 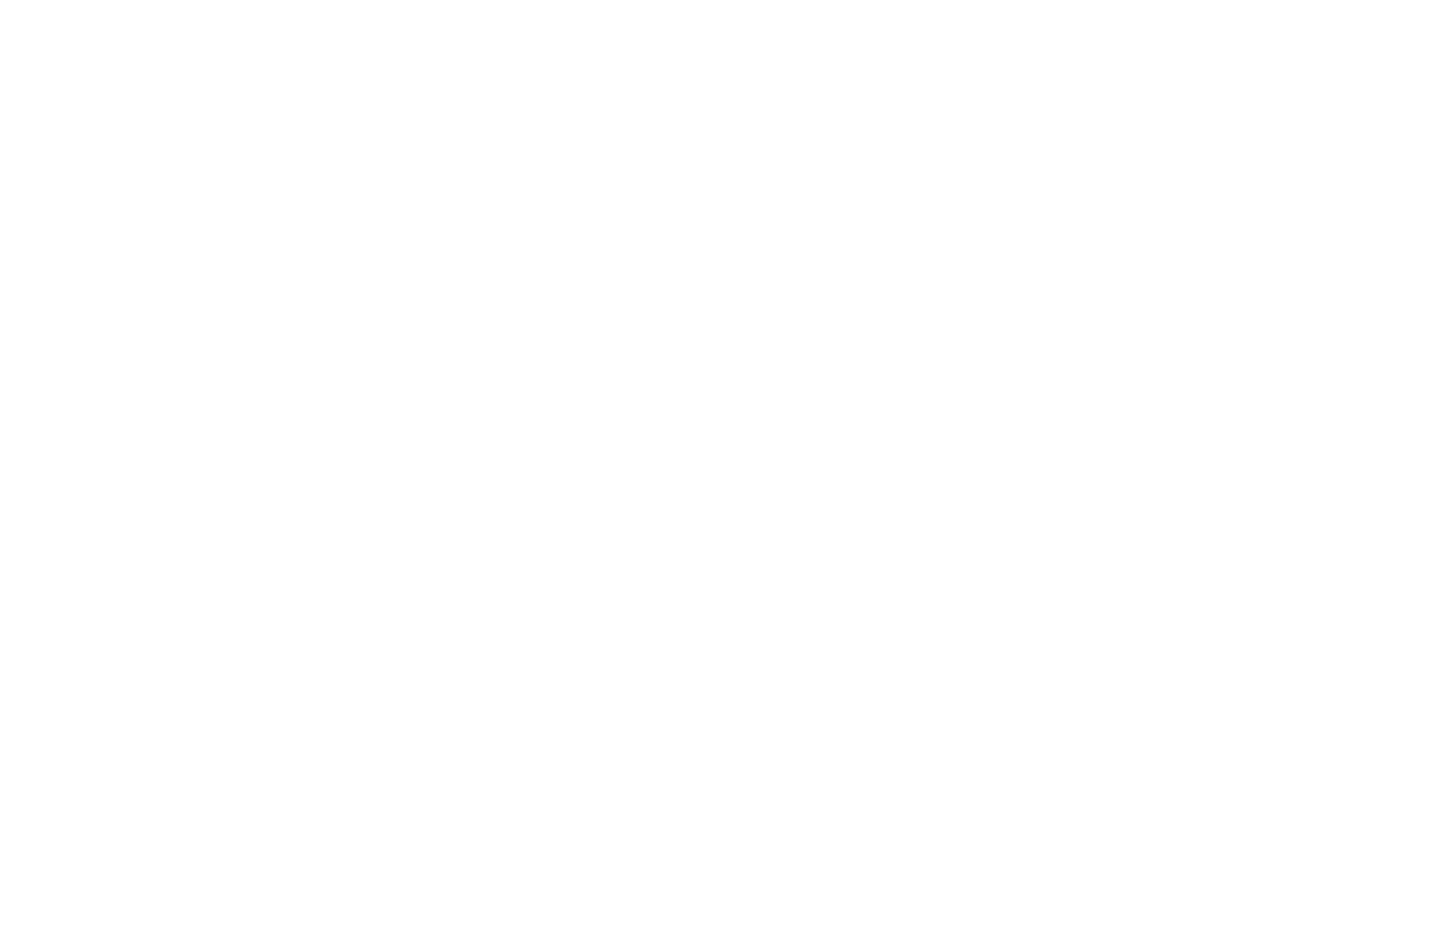 I want to click on '+45 77 34 44 44', so click(x=1115, y=368).